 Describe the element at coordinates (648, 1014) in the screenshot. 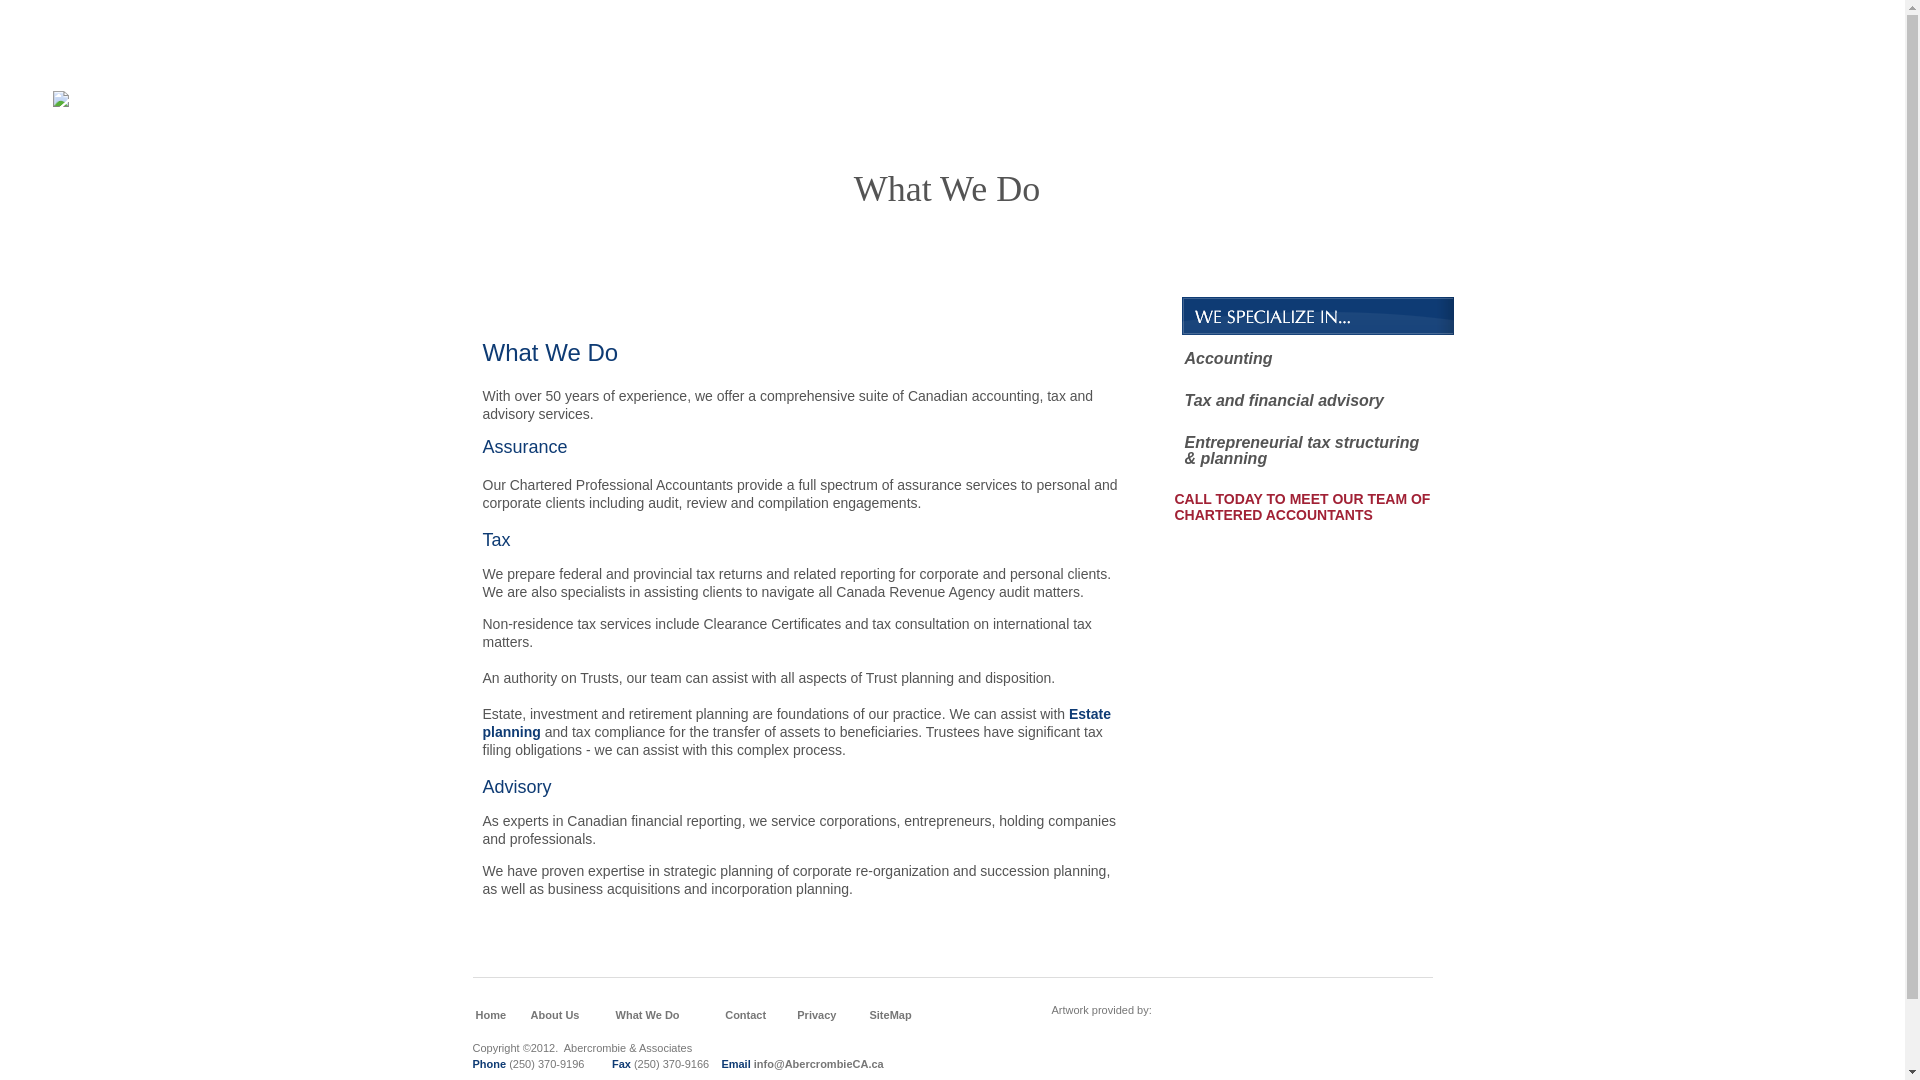

I see `'What We Do'` at that location.